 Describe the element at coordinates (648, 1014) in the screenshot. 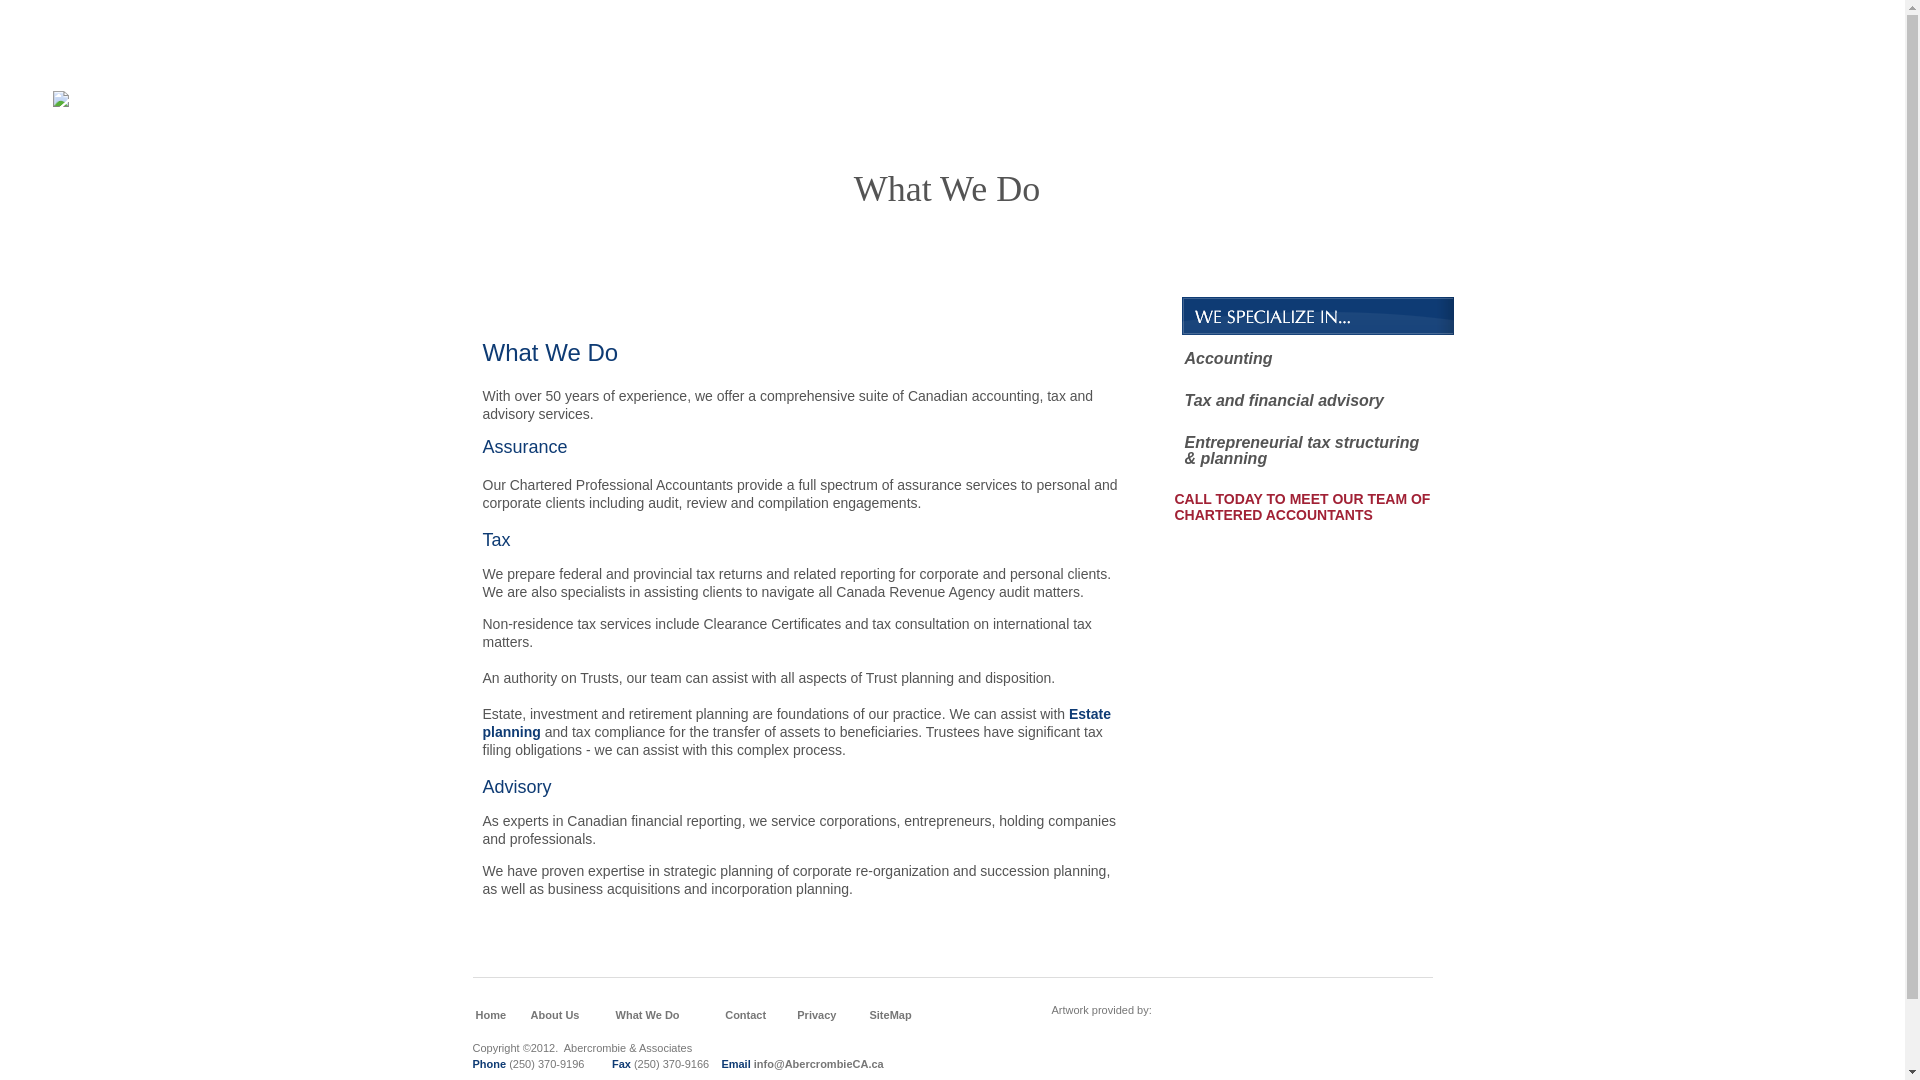

I see `'What We Do'` at that location.